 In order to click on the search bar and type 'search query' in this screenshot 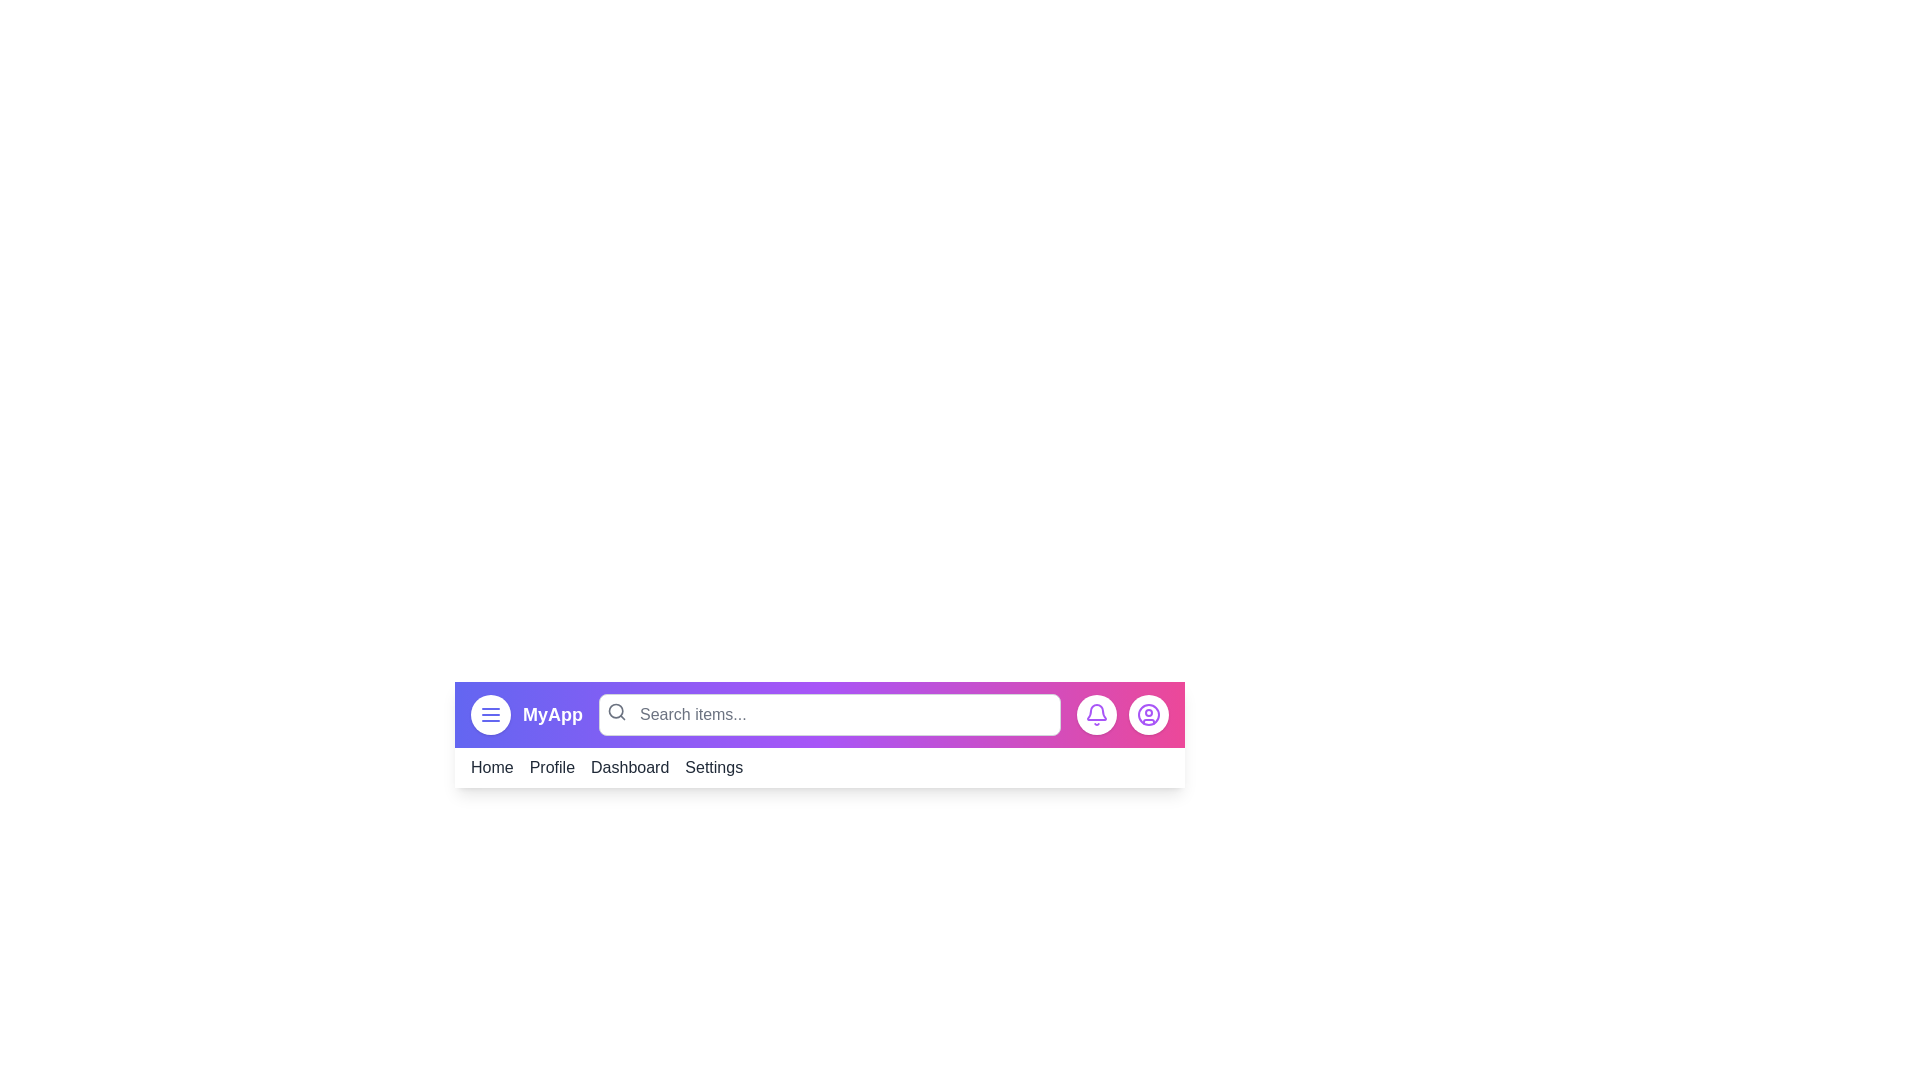, I will do `click(830, 713)`.